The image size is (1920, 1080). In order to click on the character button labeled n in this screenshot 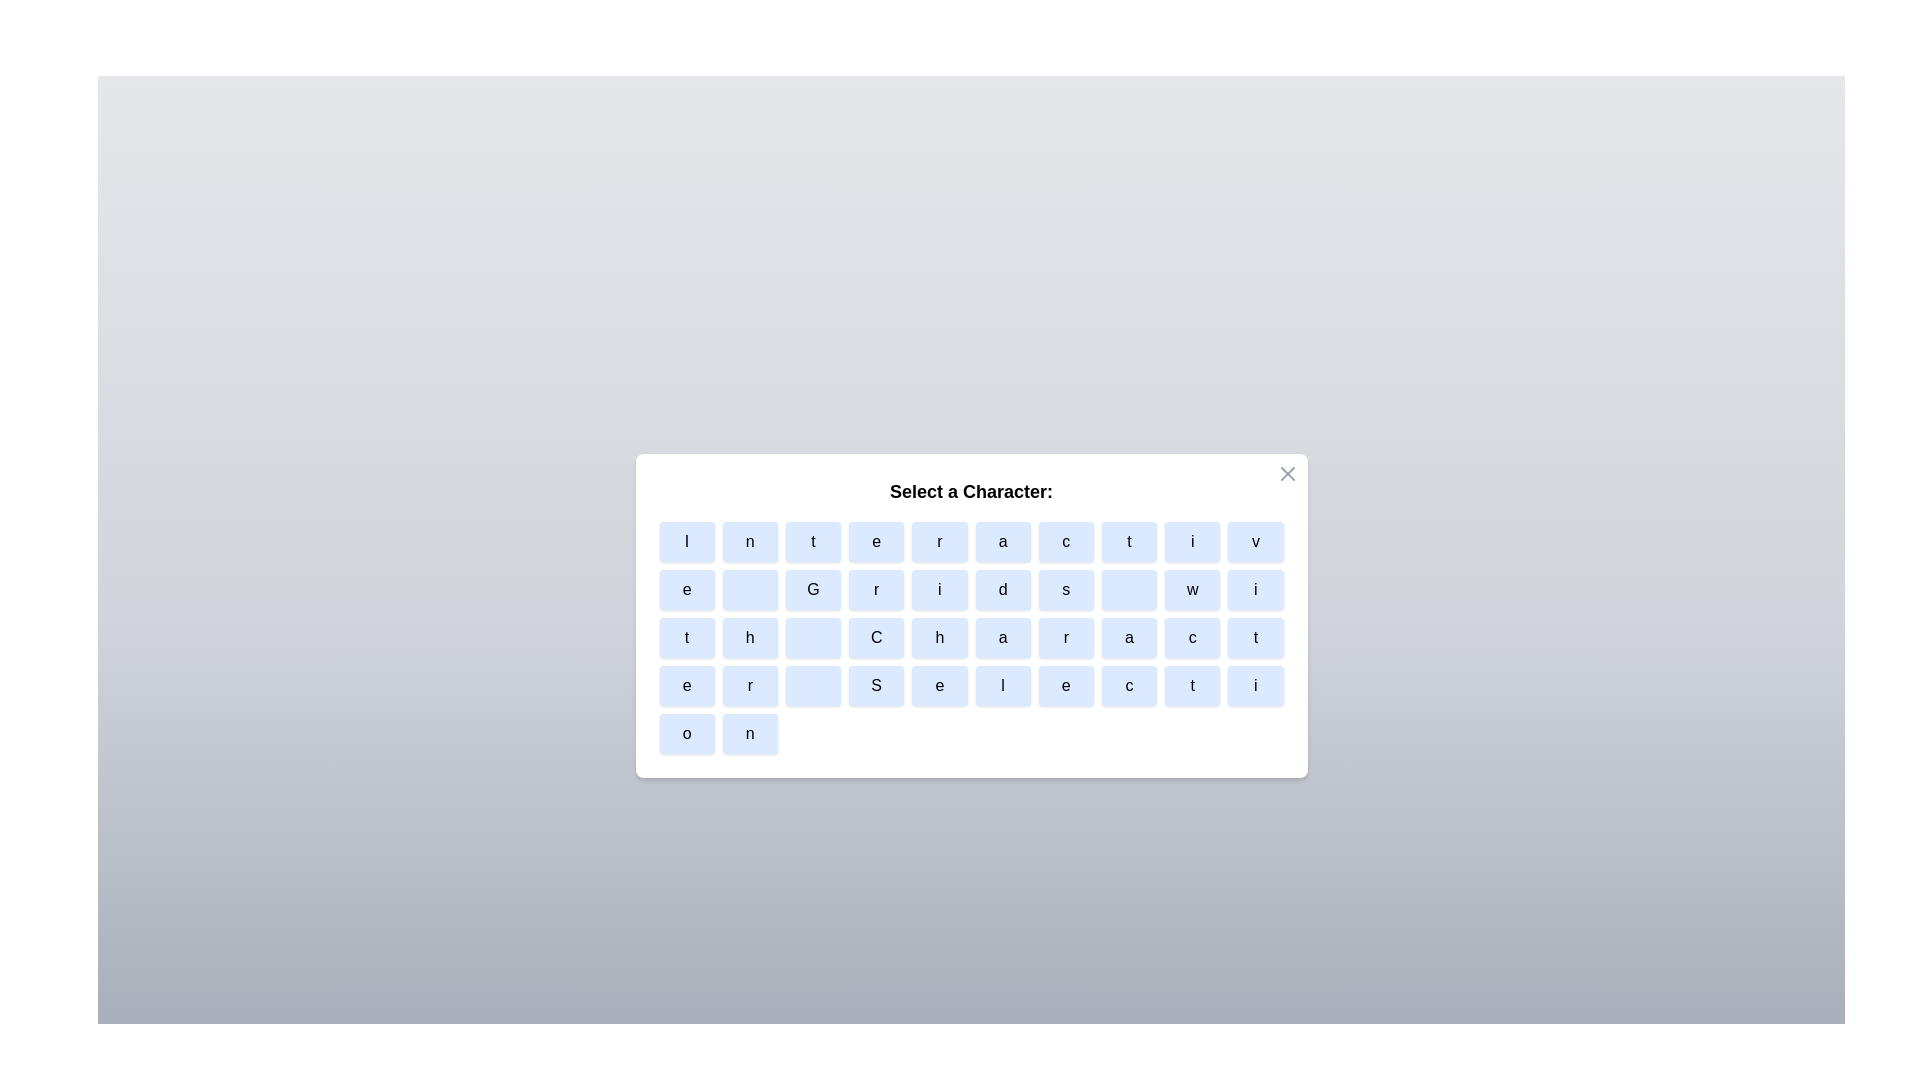, I will do `click(749, 542)`.